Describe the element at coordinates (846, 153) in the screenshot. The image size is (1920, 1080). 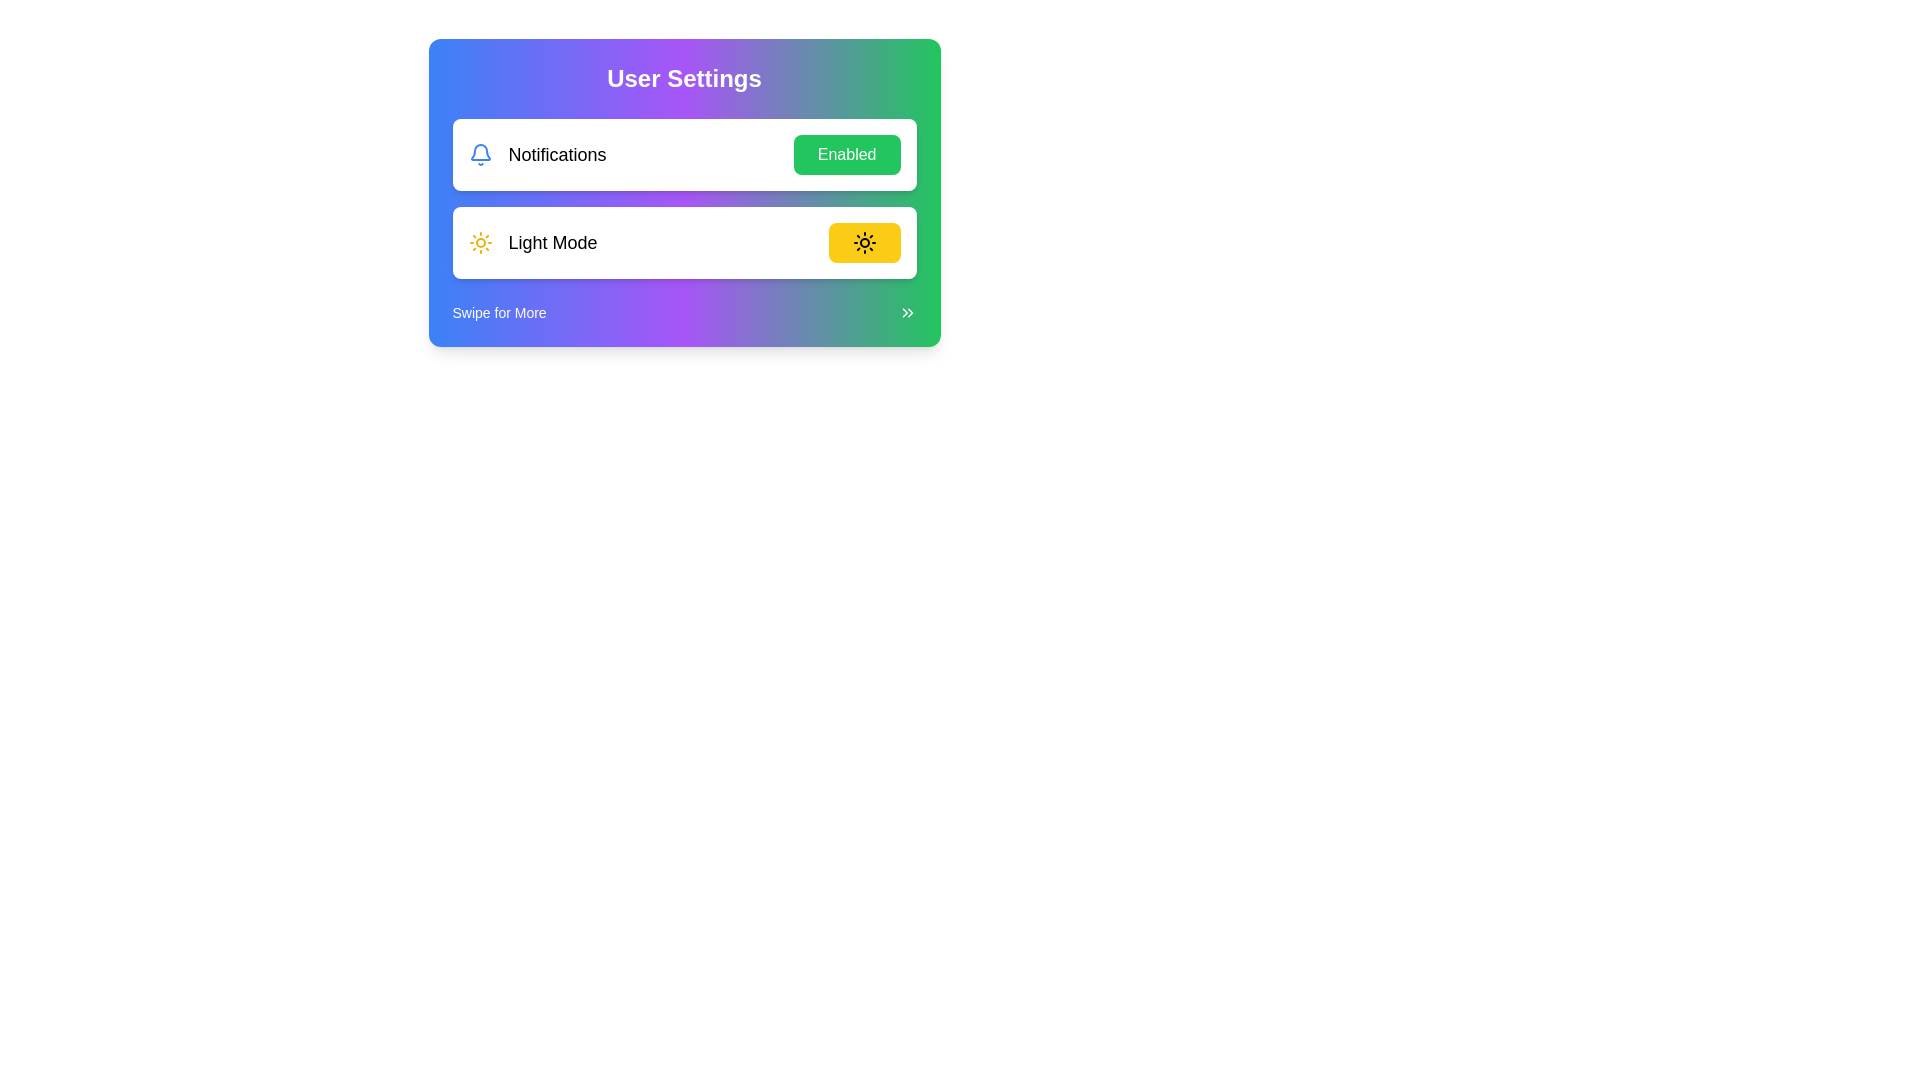
I see `'Enabled' button to toggle the notification setting` at that location.